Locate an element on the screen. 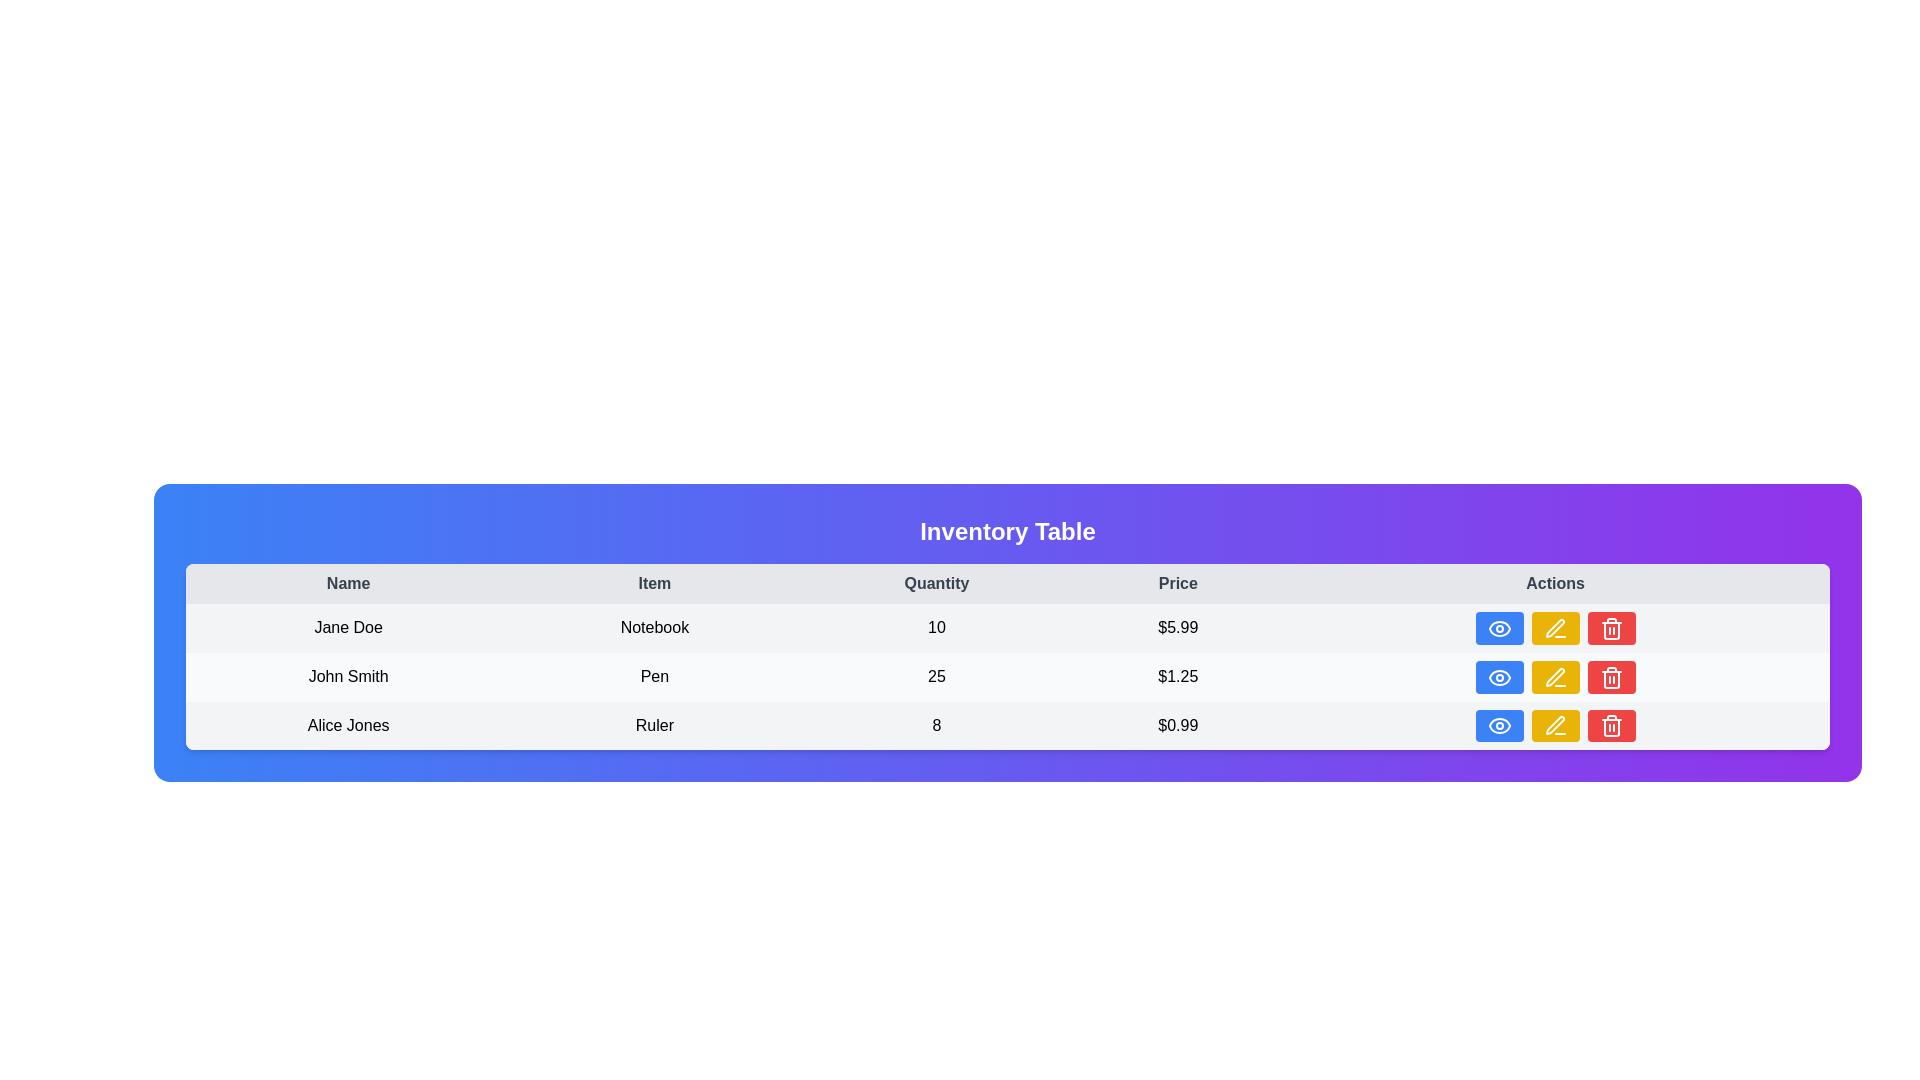 This screenshot has height=1080, width=1920. the 'Item' column header text label, which is the second header in a row of table headers, positioned between the 'Name' header and the 'Quantity' header is located at coordinates (654, 583).